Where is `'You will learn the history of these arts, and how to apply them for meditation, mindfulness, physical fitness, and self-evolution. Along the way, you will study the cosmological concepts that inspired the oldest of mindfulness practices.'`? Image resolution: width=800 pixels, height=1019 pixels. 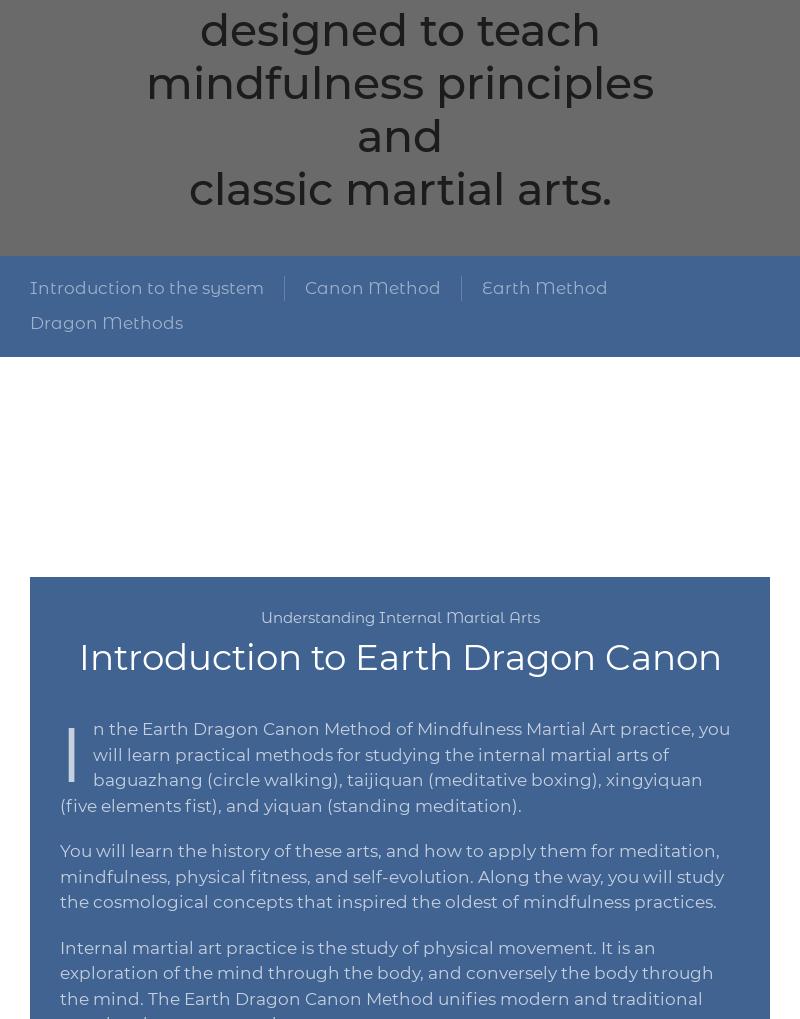
'You will learn the history of these arts, and how to apply them for meditation, mindfulness, physical fitness, and self-evolution. Along the way, you will study the cosmological concepts that inspired the oldest of mindfulness practices.' is located at coordinates (391, 875).